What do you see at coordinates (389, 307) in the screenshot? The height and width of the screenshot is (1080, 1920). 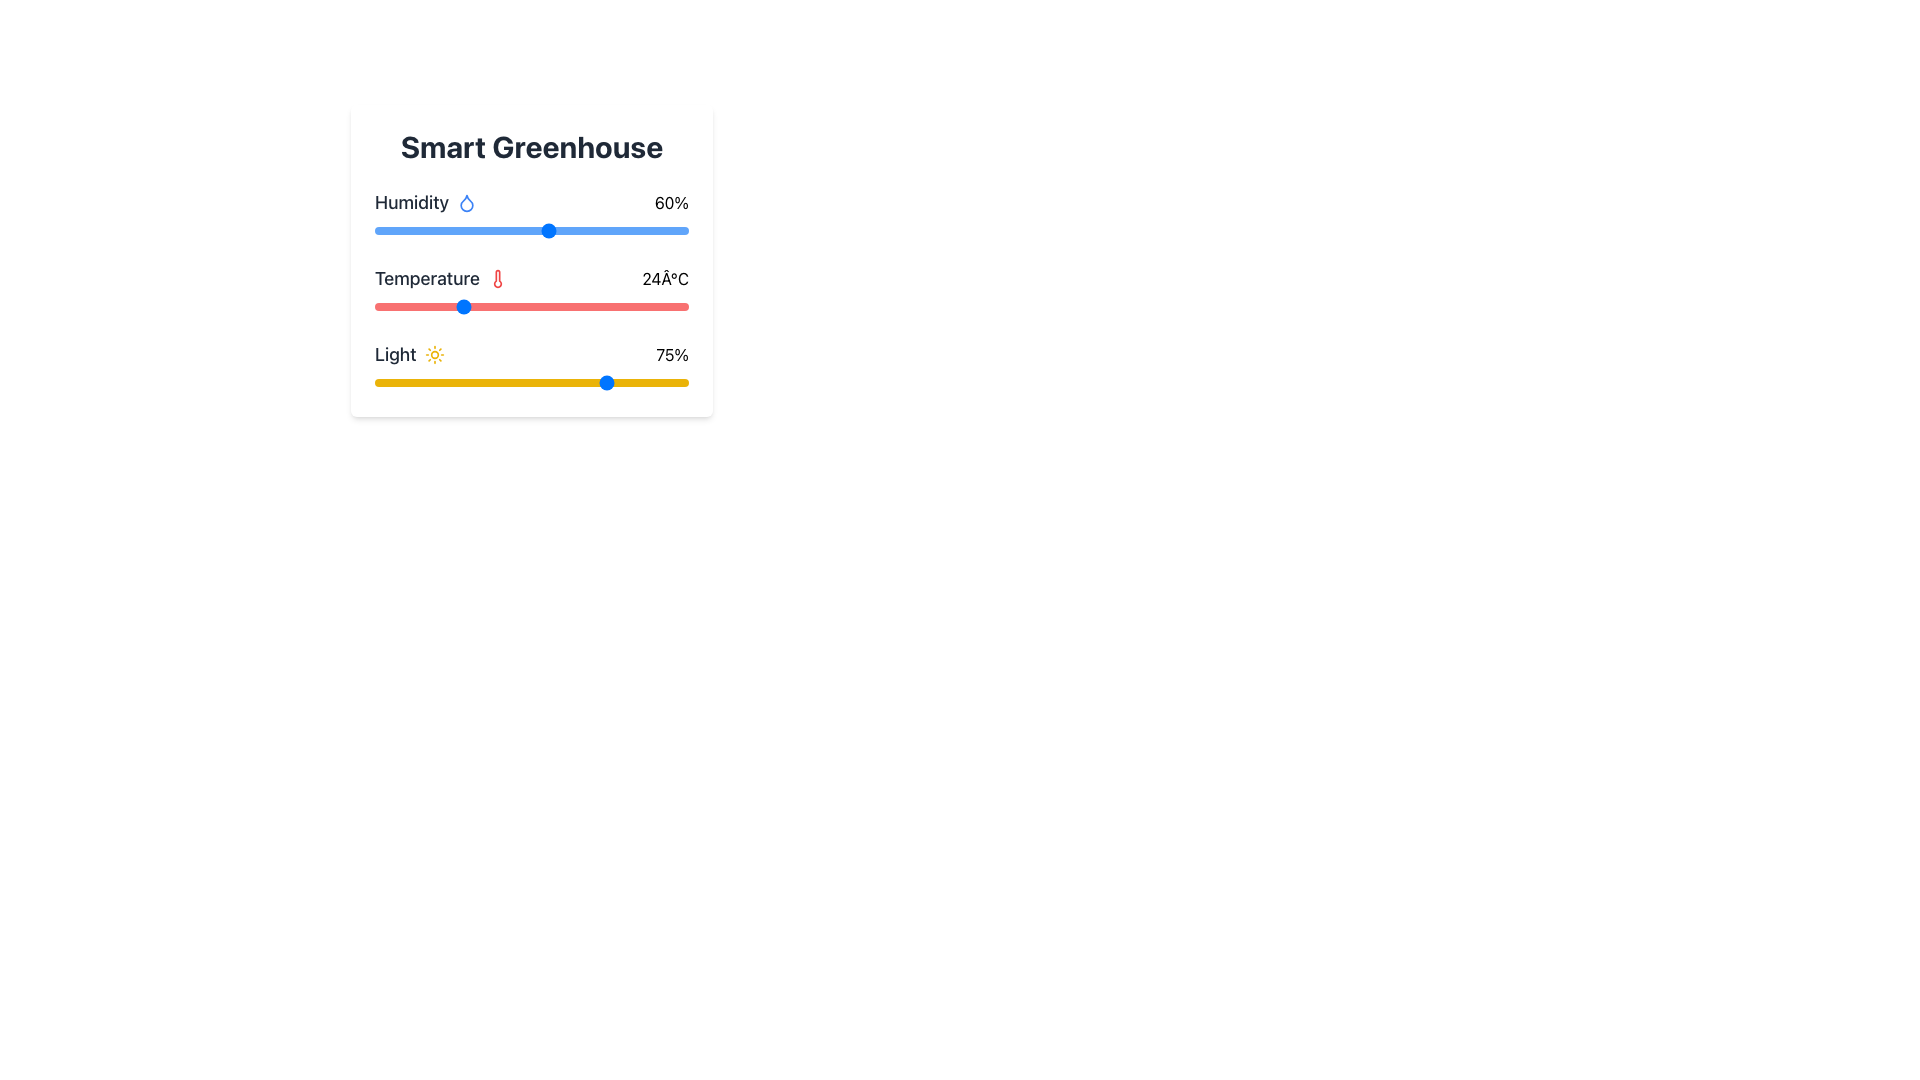 I see `the temperature` at bounding box center [389, 307].